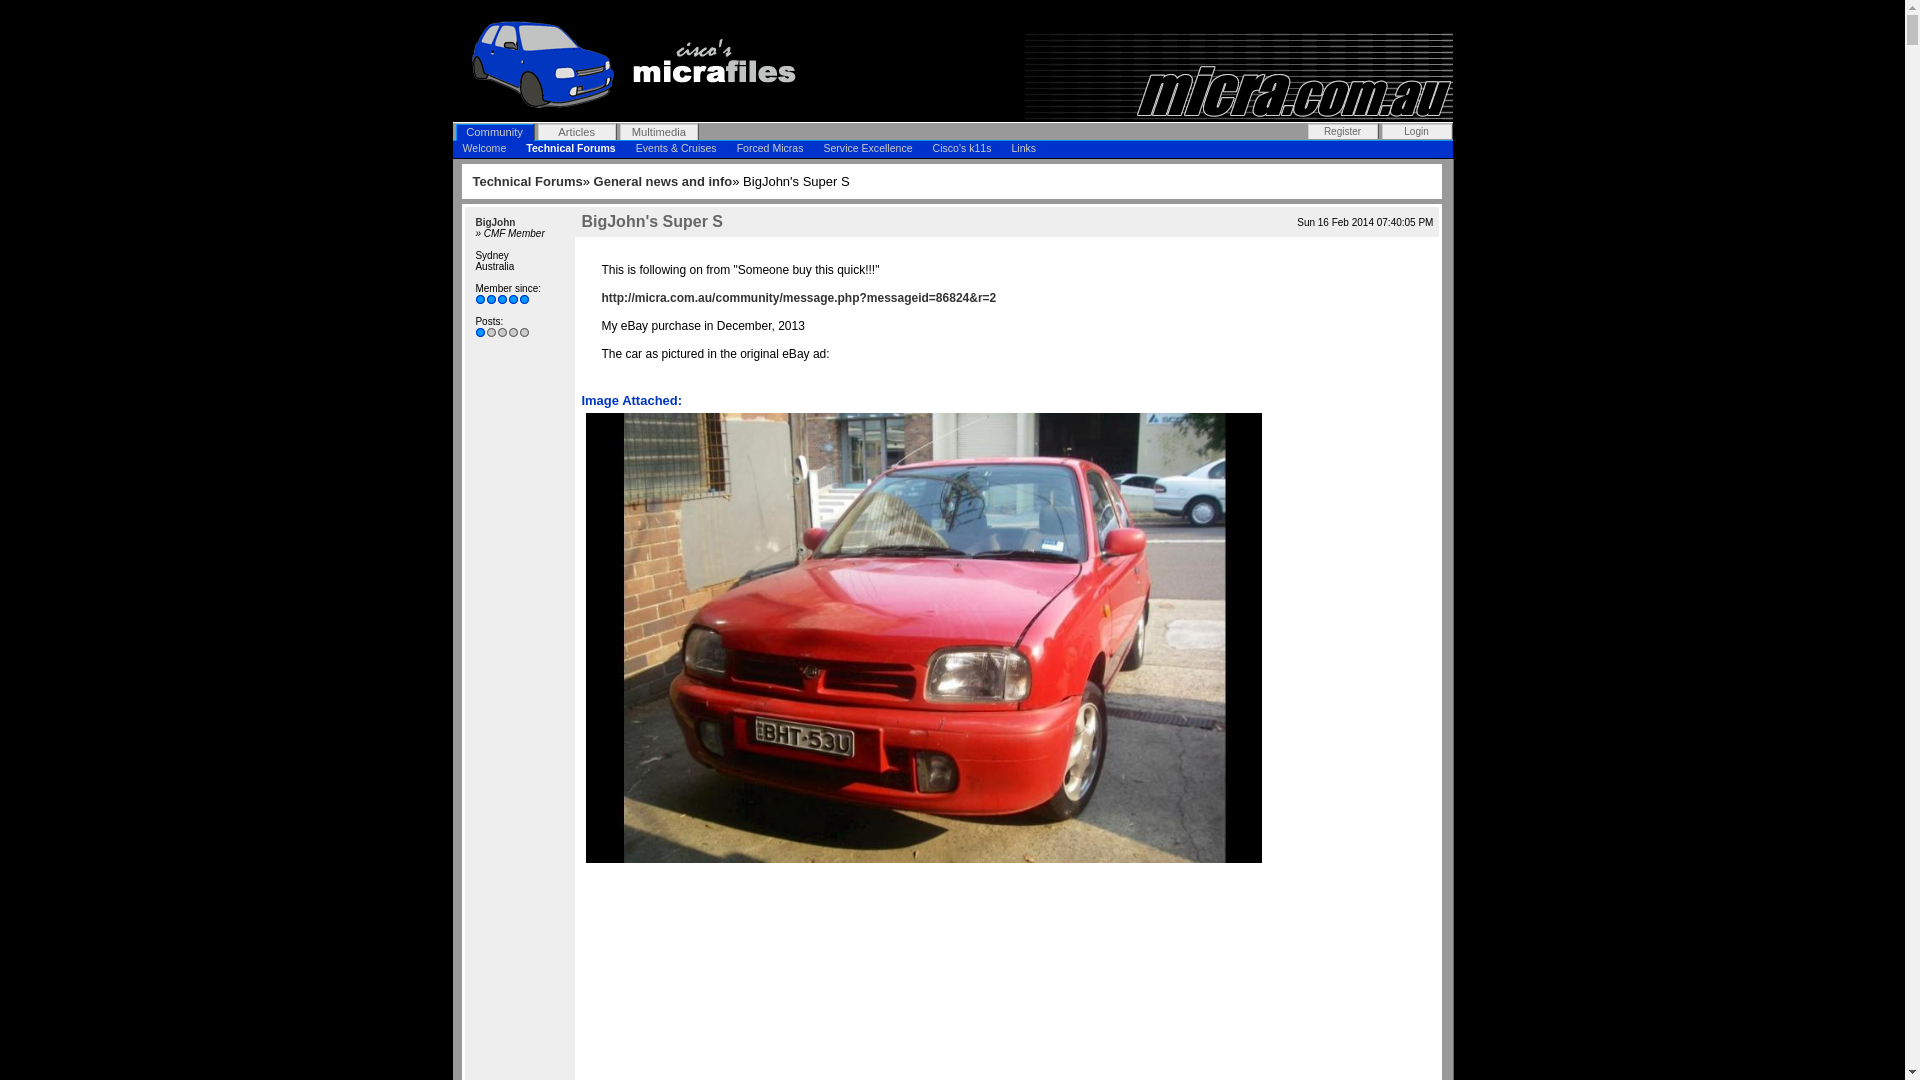  I want to click on 'Forced Micras', so click(769, 148).